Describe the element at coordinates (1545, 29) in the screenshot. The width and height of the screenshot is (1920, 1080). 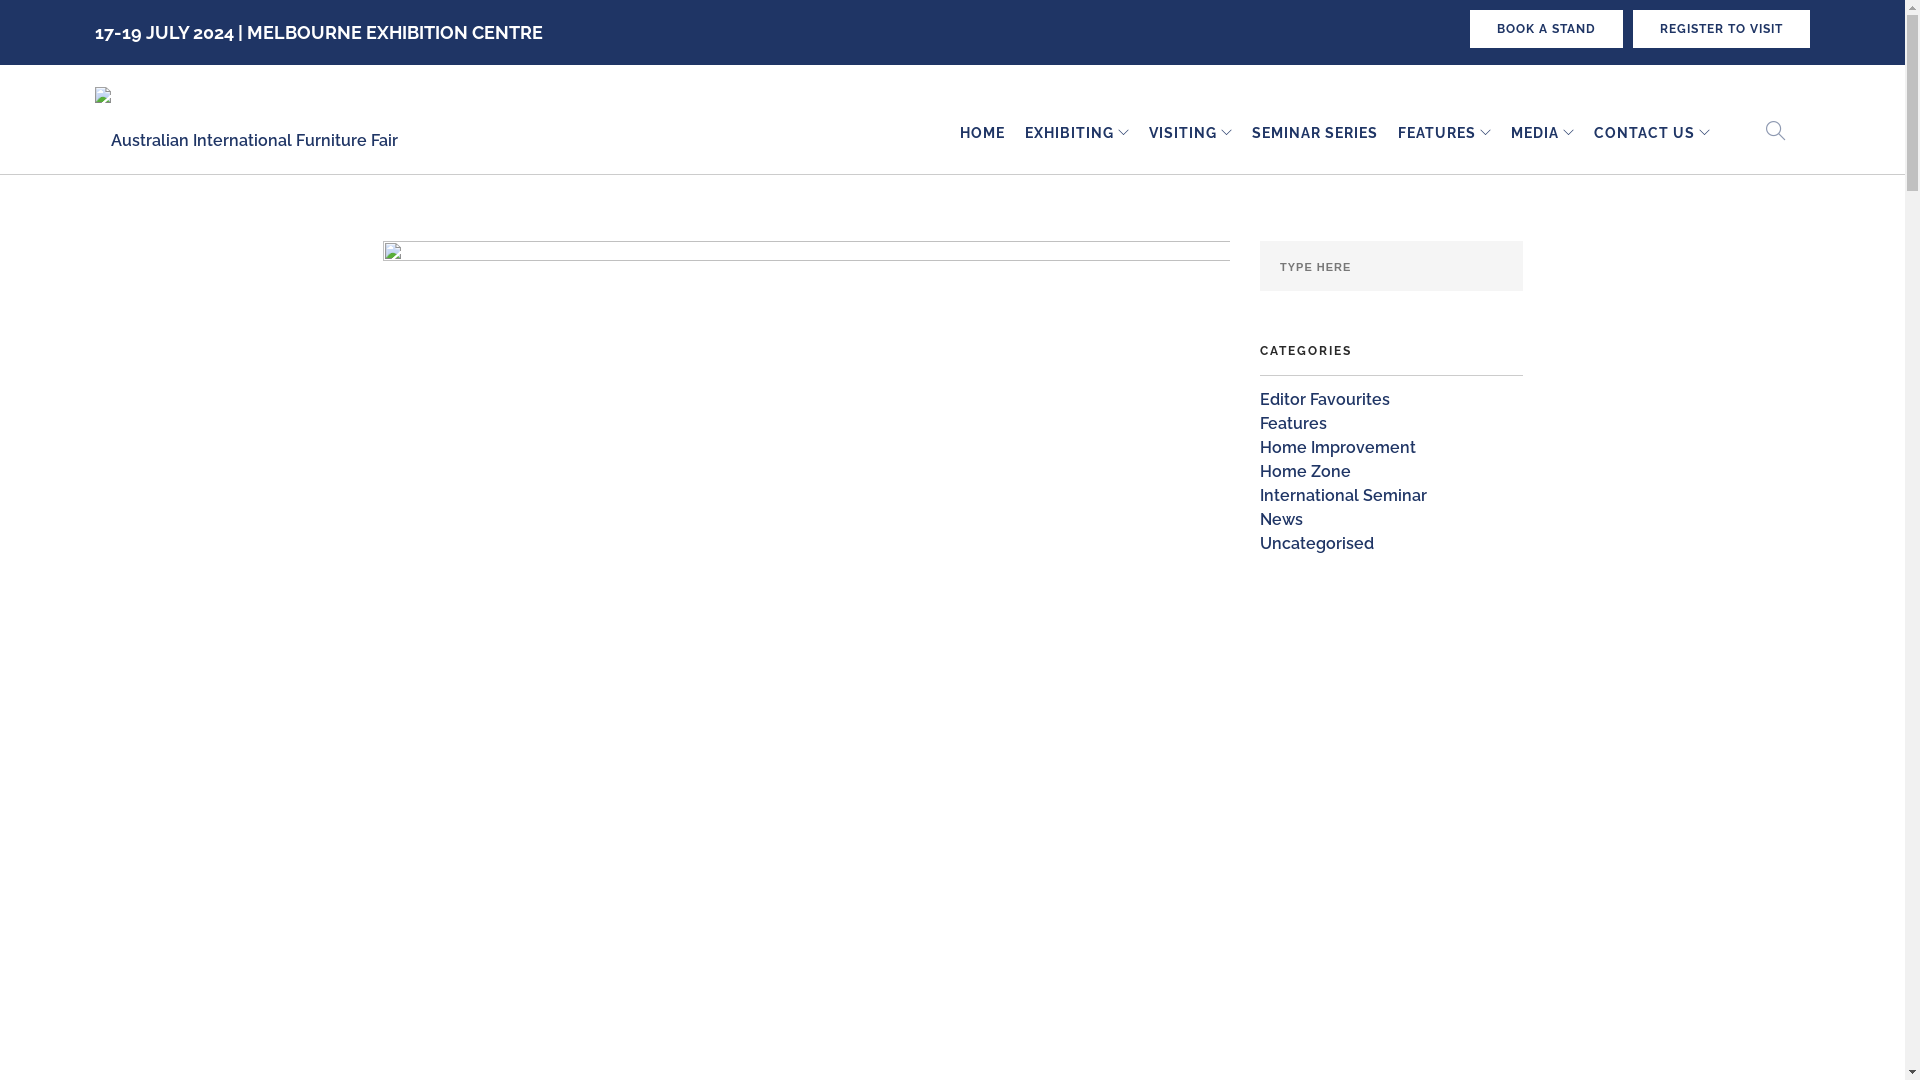
I see `'BOOK A STAND'` at that location.